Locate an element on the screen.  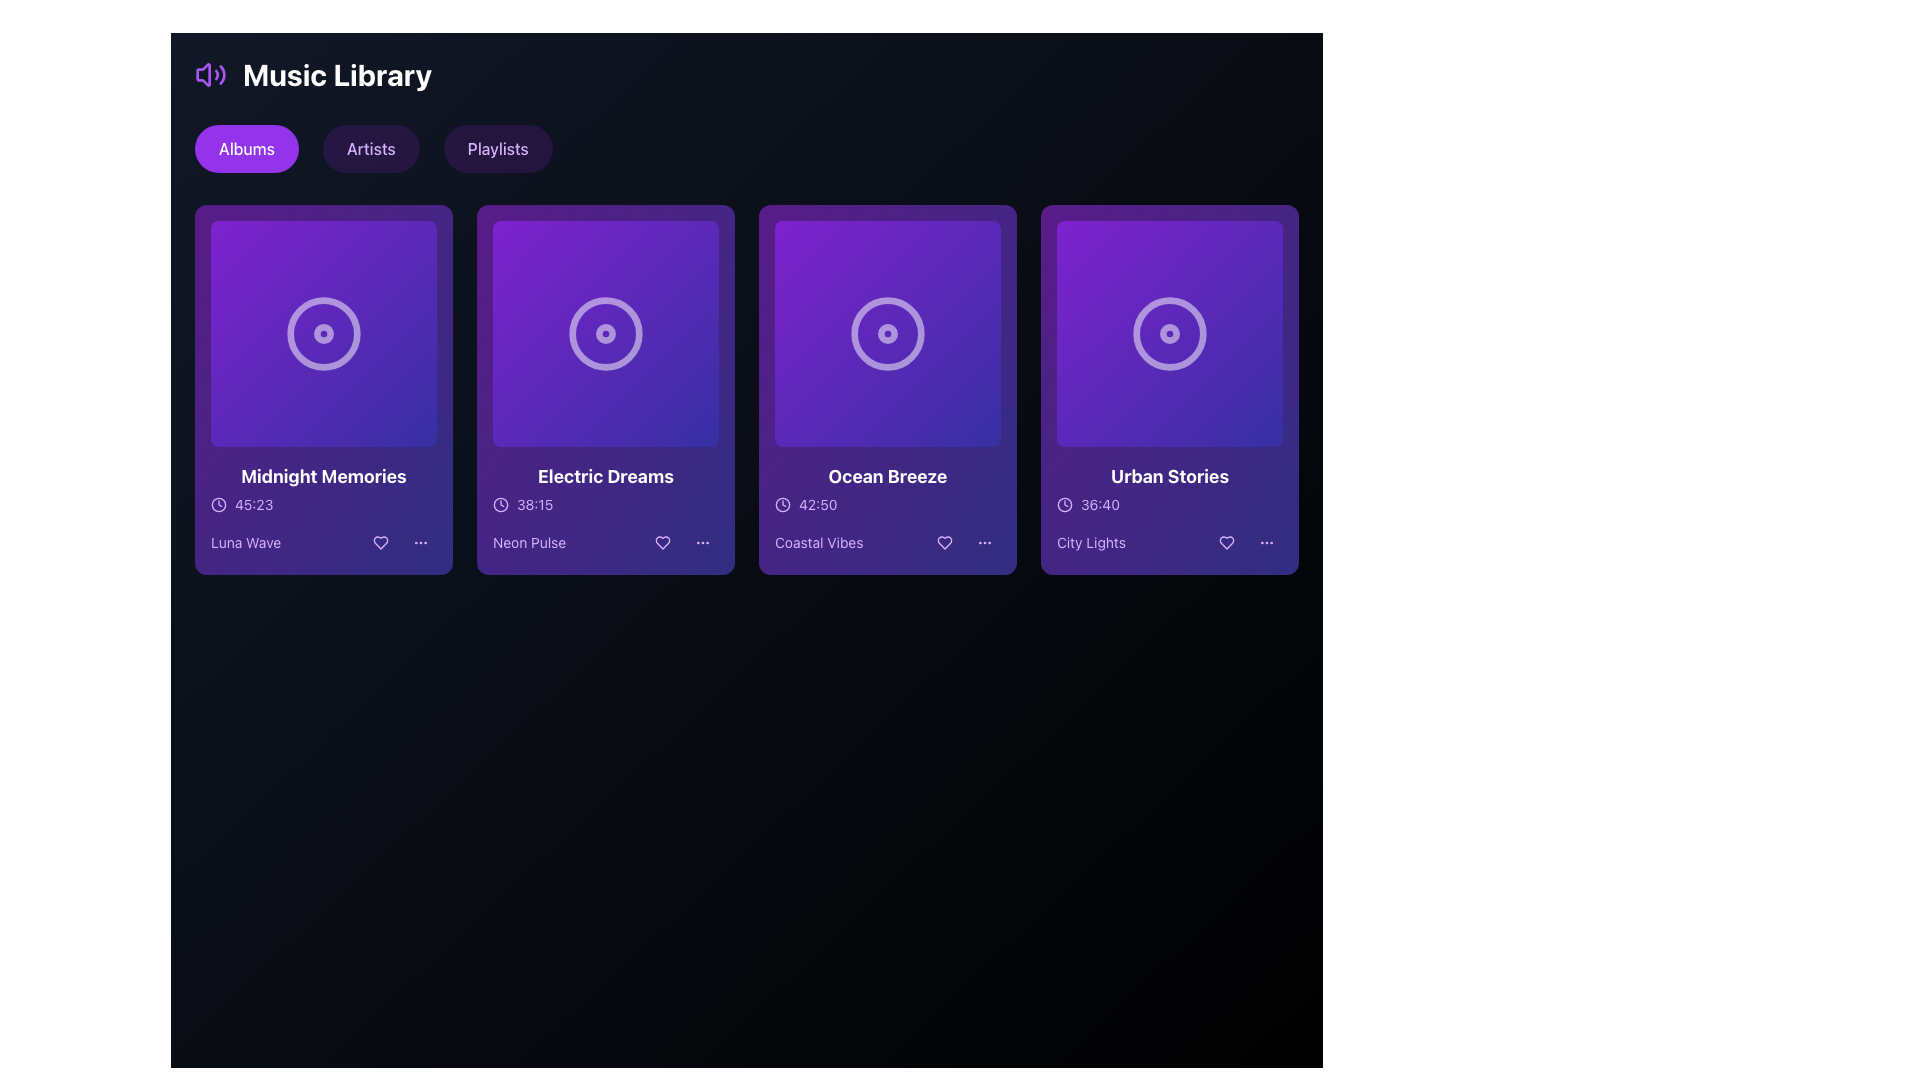
the 'play' icon inside the third card labeled 'Ocean Breeze' in the 'Music Library' interface is located at coordinates (887, 333).